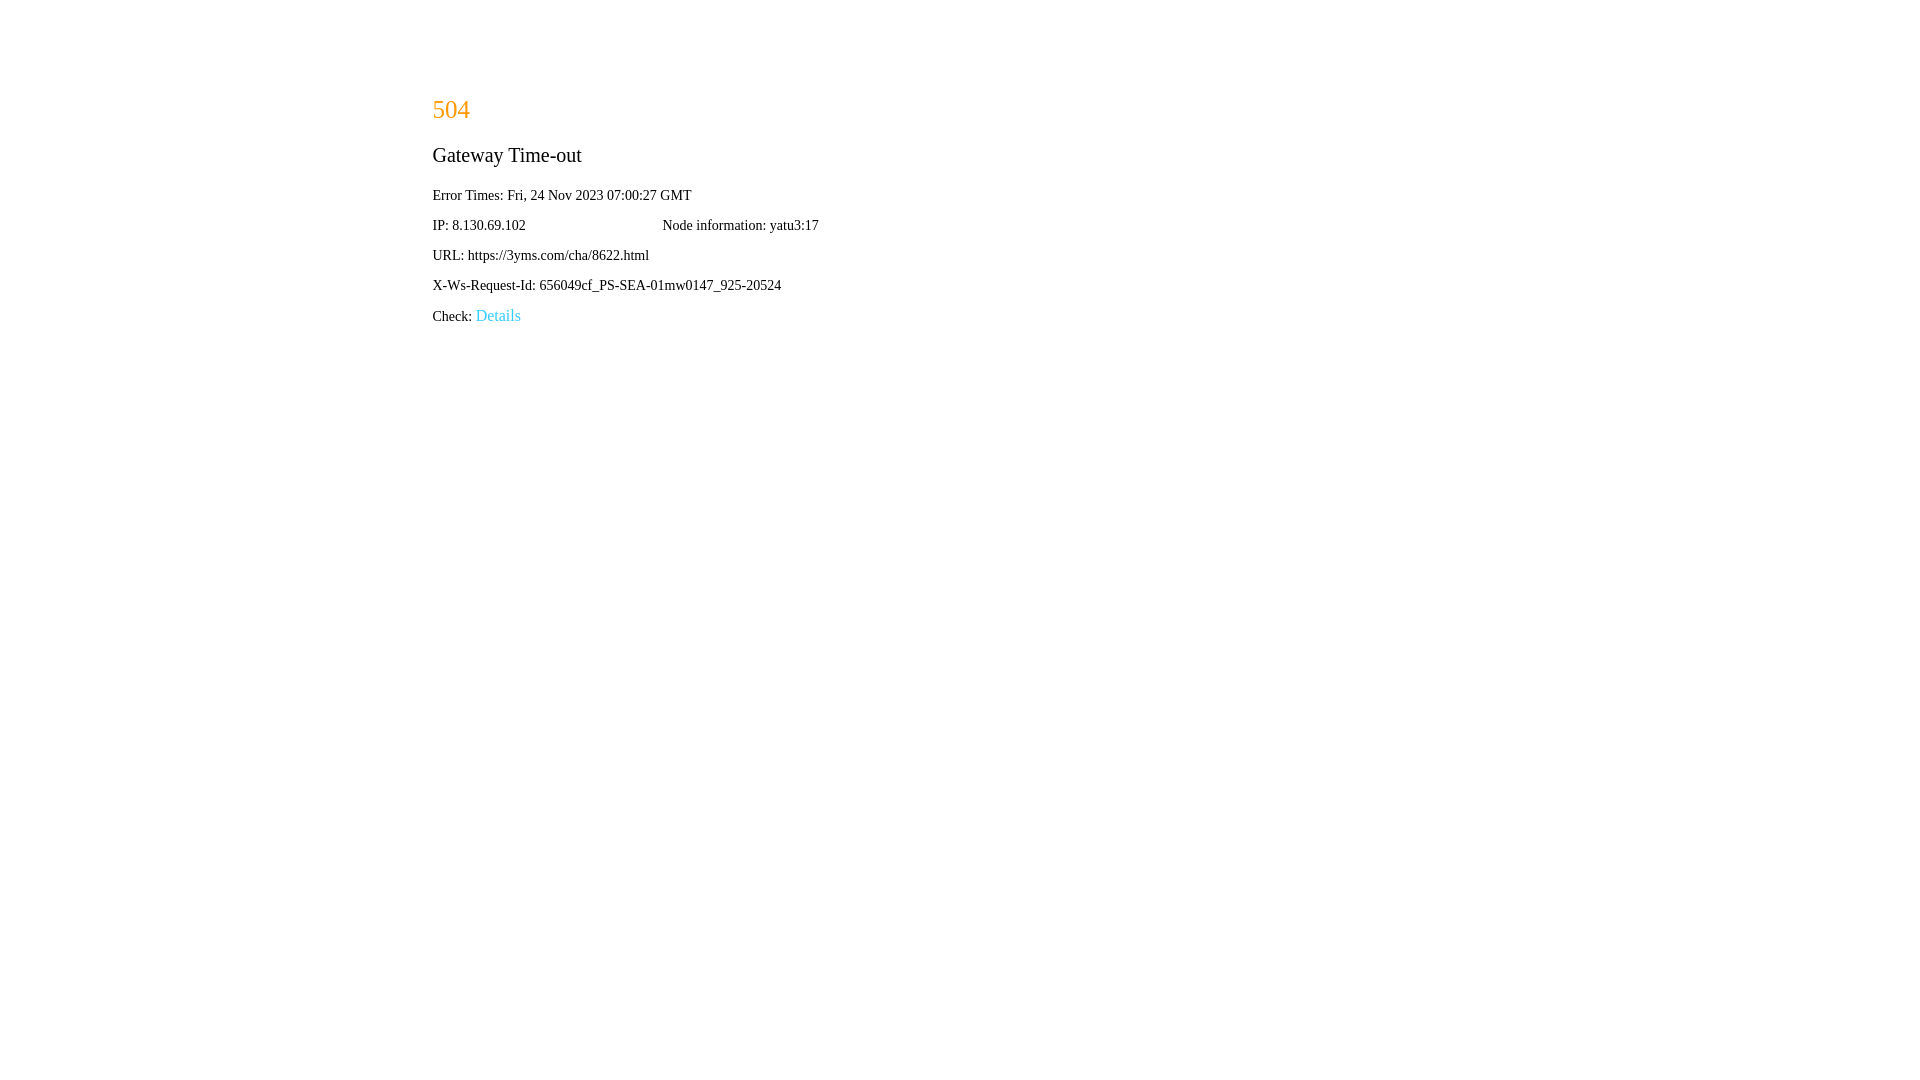 This screenshot has width=1920, height=1080. What do you see at coordinates (498, 315) in the screenshot?
I see `'Details'` at bounding box center [498, 315].